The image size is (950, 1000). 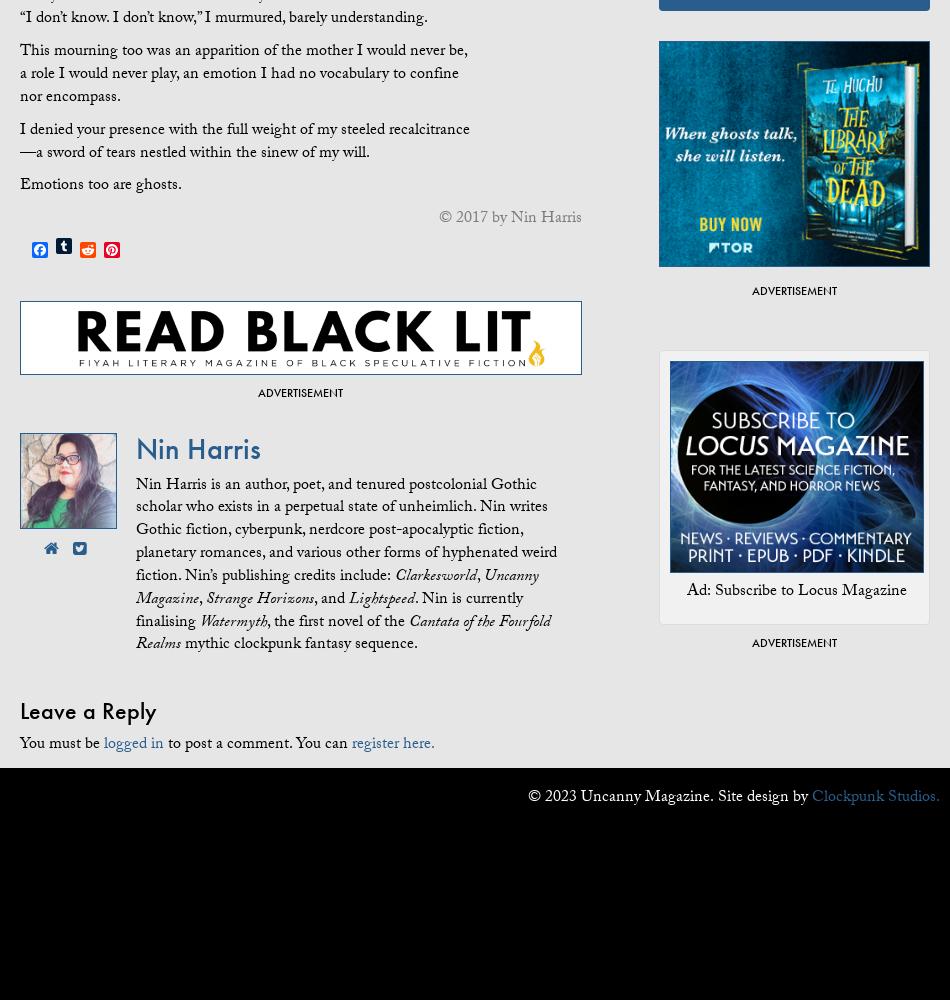 I want to click on 'Clockpunk Studios.', so click(x=874, y=797).